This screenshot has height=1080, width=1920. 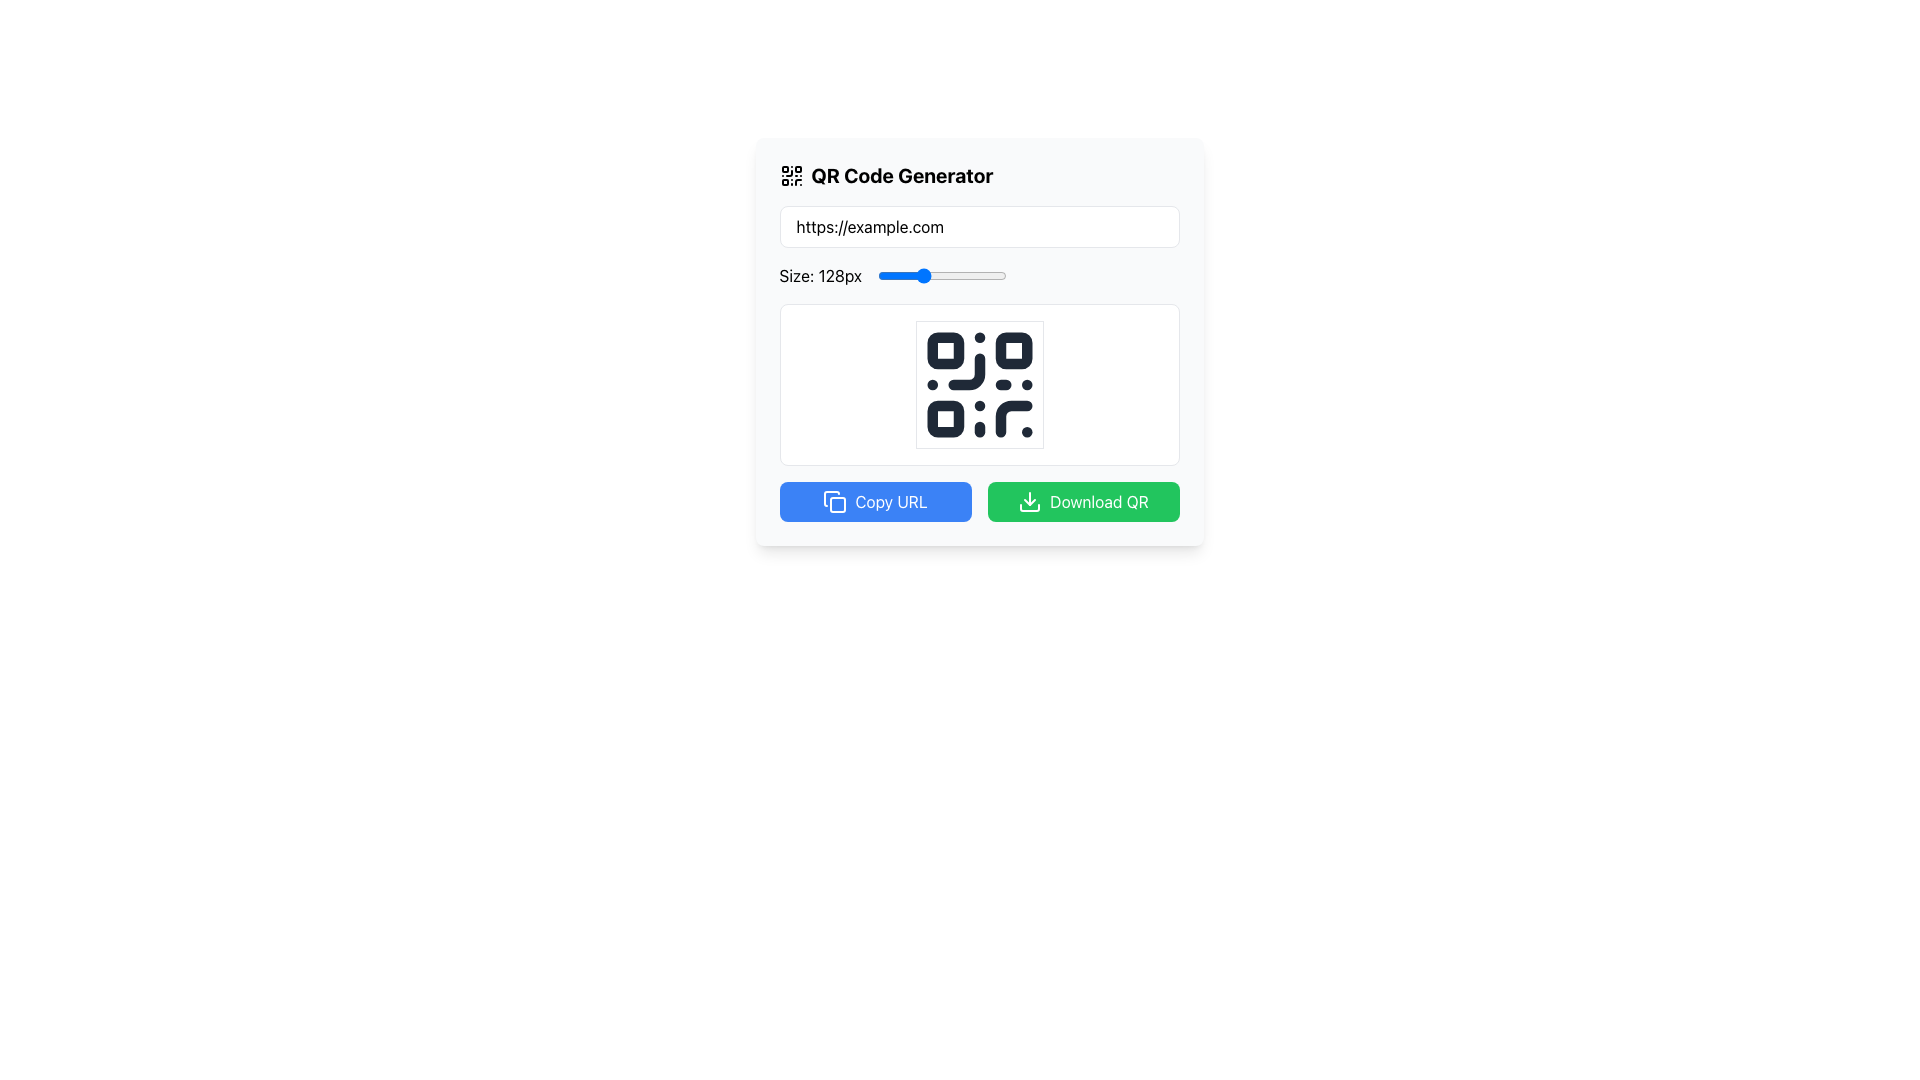 What do you see at coordinates (974, 276) in the screenshot?
I see `the size` at bounding box center [974, 276].